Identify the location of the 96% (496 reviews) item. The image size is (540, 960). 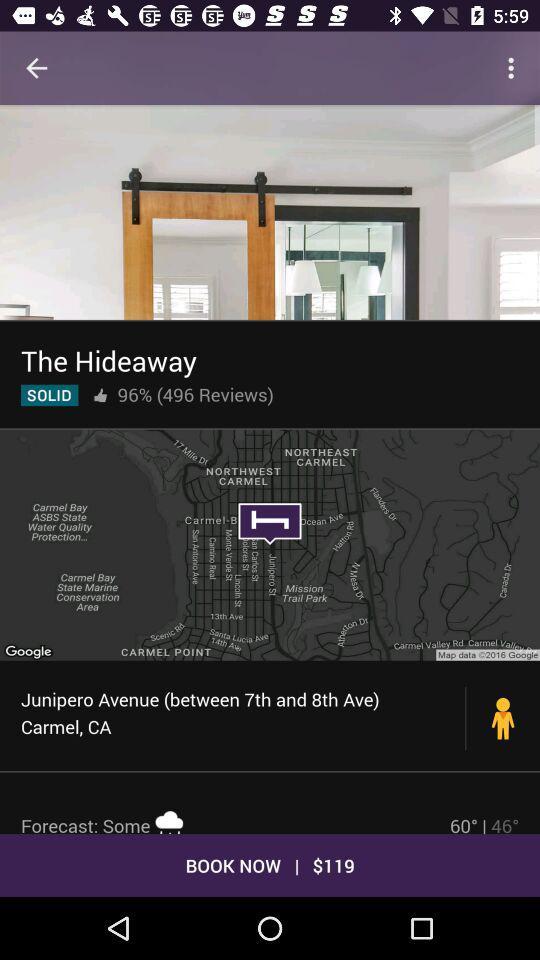
(195, 393).